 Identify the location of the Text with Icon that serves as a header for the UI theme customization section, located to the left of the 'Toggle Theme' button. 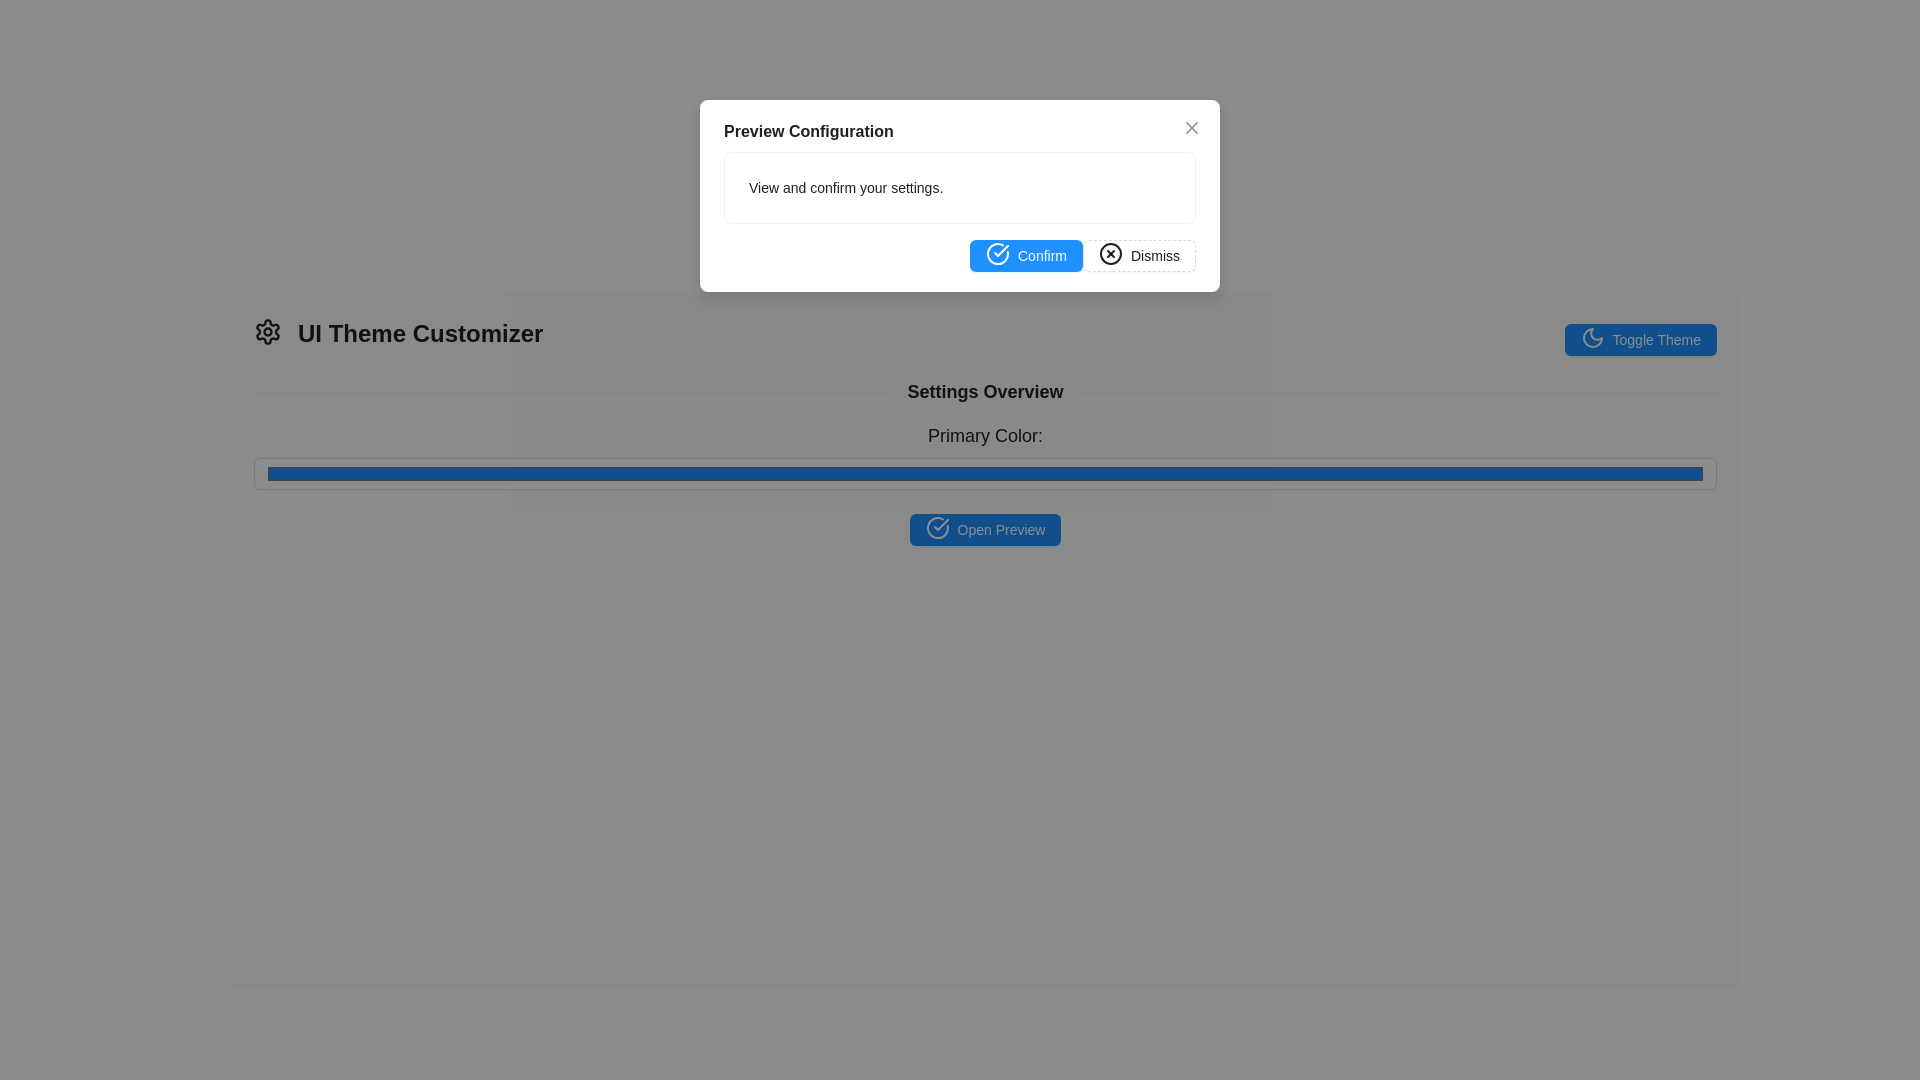
(398, 333).